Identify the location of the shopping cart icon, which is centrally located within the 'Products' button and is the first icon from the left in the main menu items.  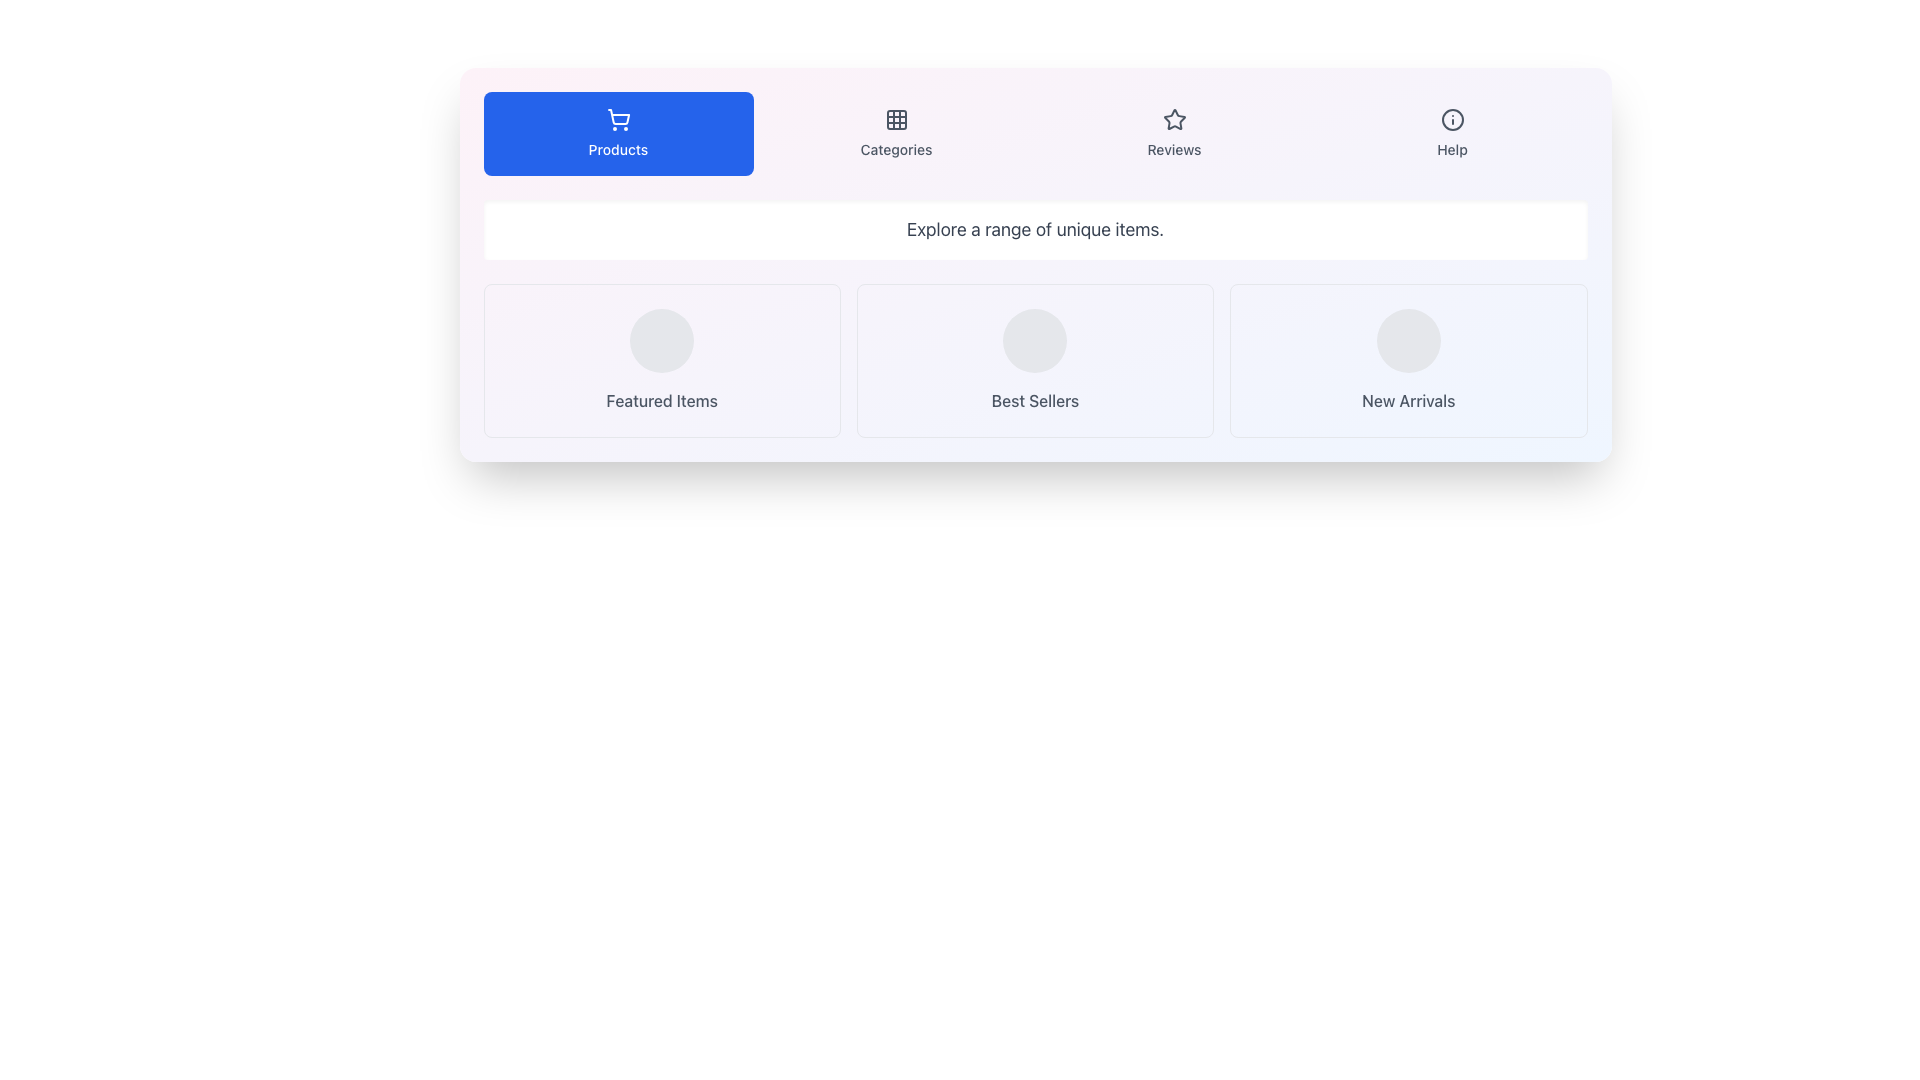
(617, 119).